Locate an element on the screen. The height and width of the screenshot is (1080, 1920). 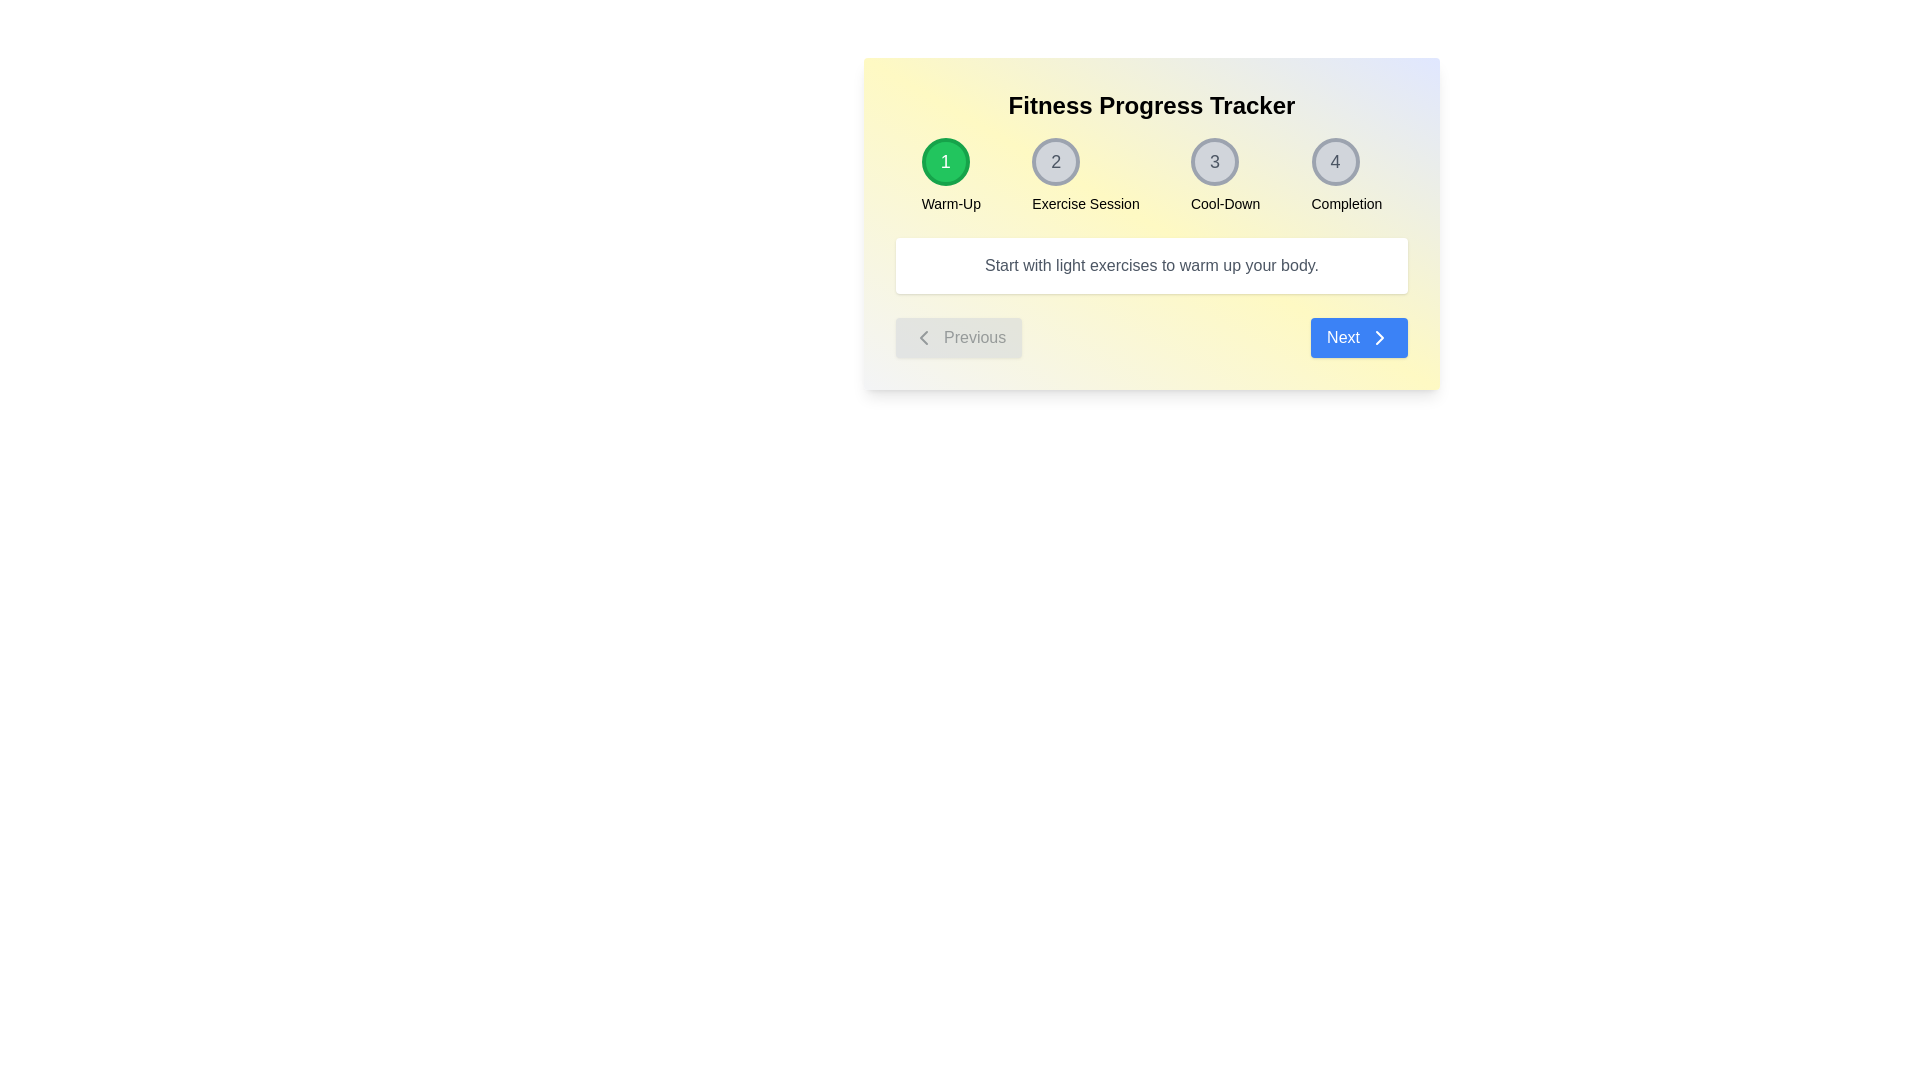
the right-facing chevron icon indicating a forward action within the 'Next' button is located at coordinates (1379, 337).